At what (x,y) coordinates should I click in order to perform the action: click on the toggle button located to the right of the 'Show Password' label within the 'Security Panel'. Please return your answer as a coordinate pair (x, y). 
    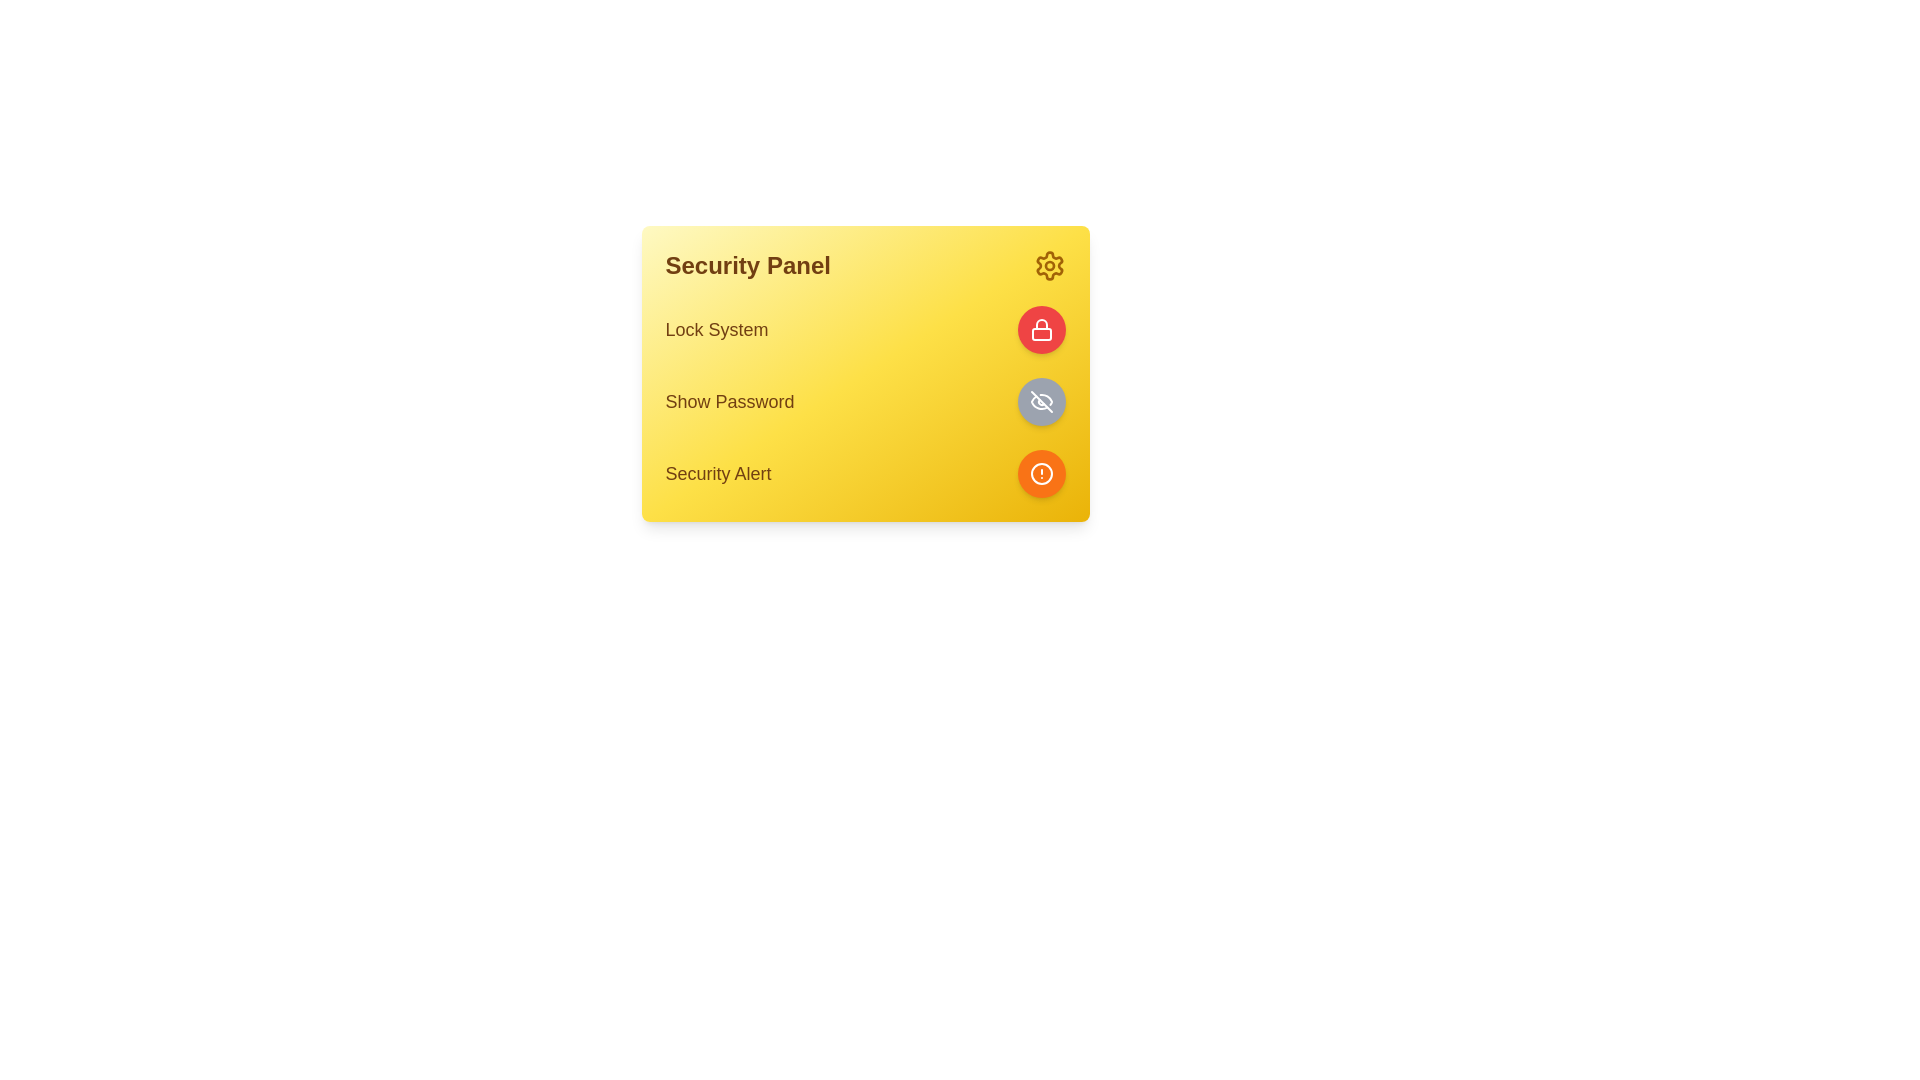
    Looking at the image, I should click on (1040, 401).